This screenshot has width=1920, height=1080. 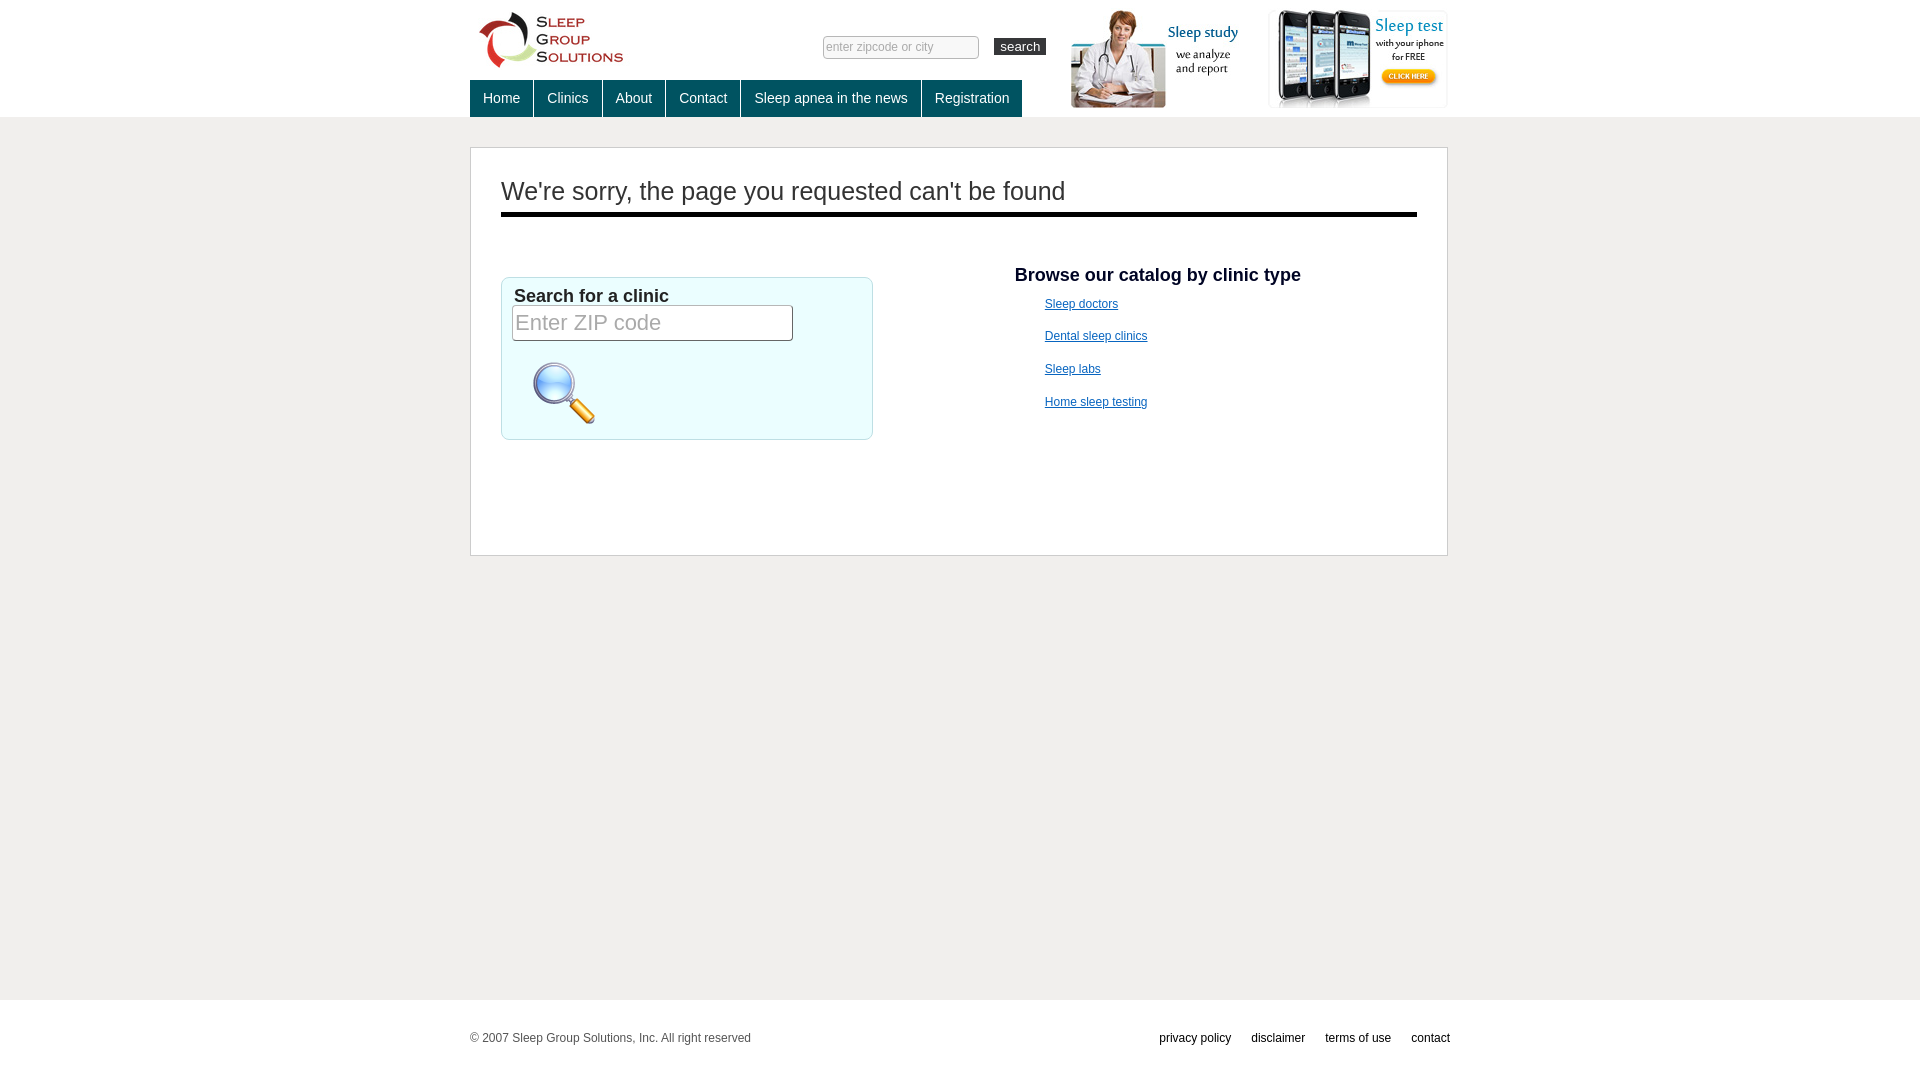 I want to click on 'Dental sleep clinics', so click(x=1095, y=334).